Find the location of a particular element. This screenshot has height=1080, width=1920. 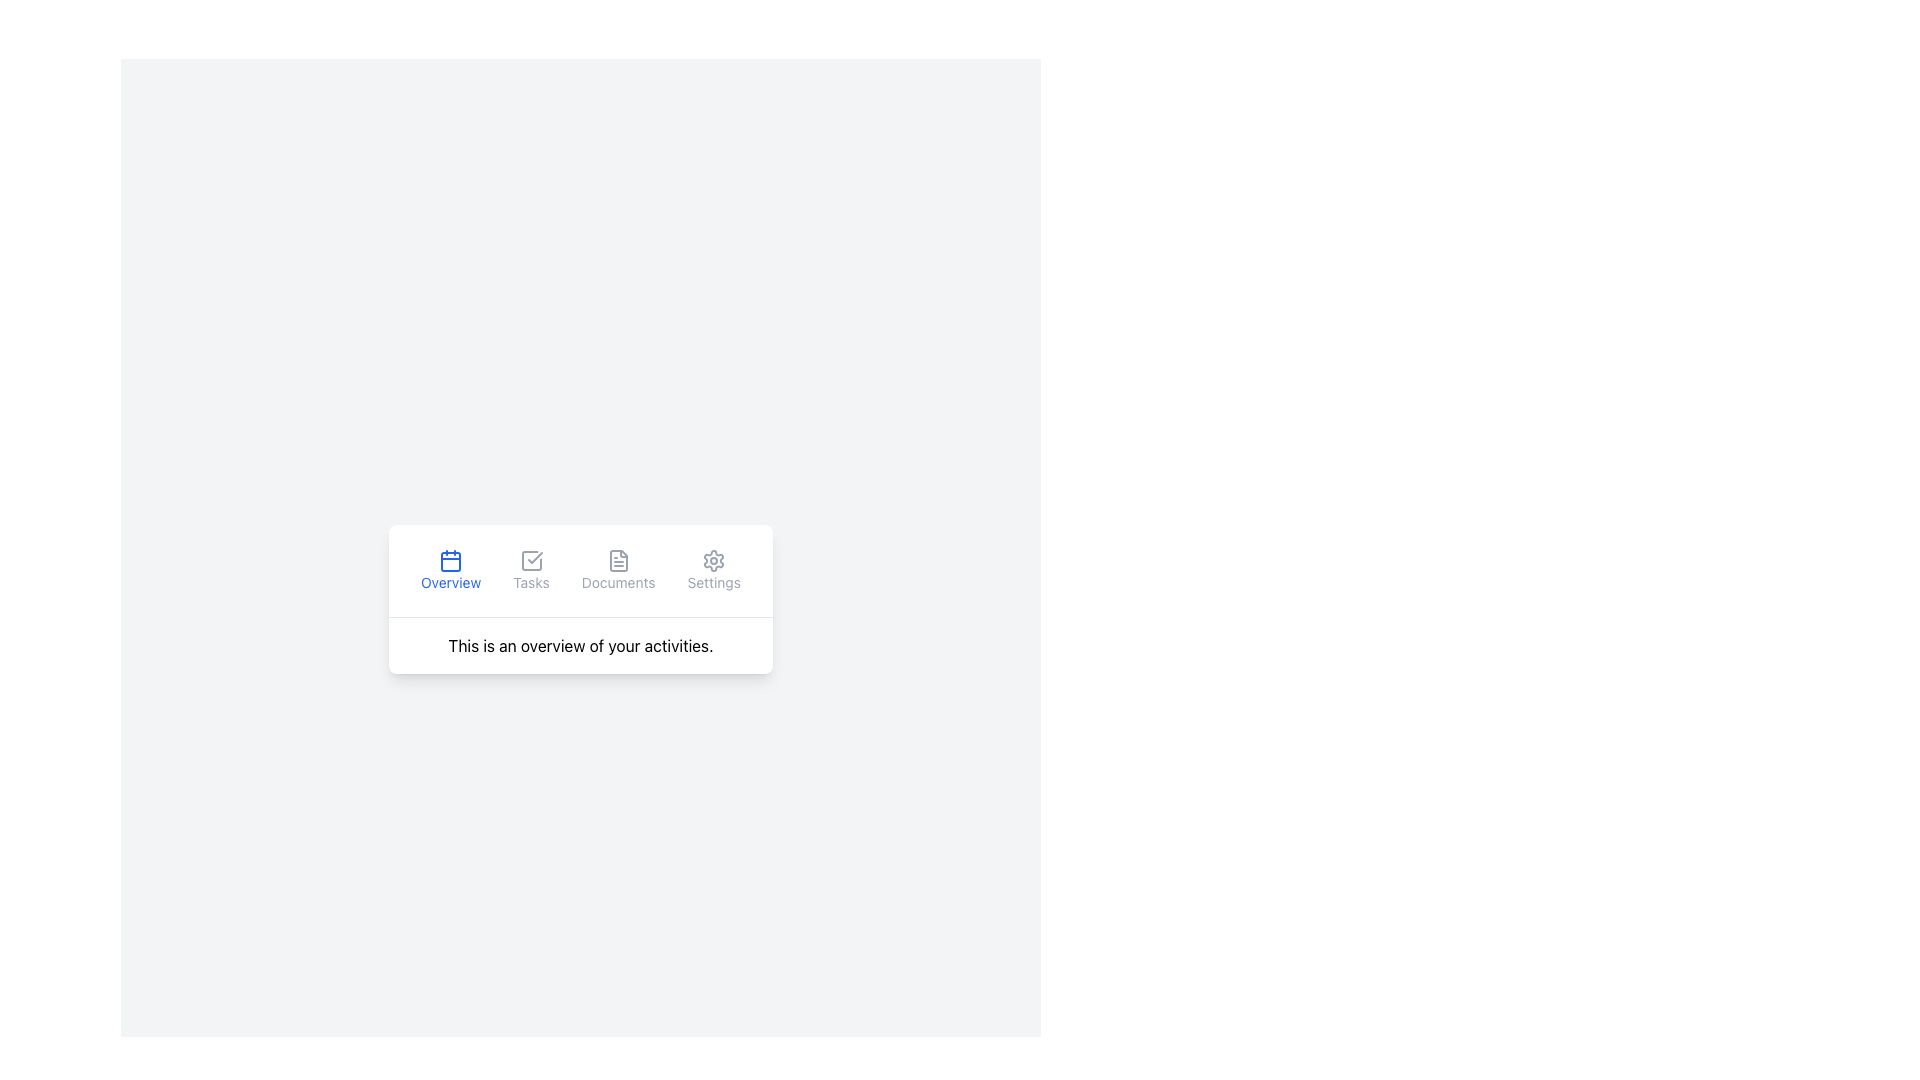

the square-shaped document icon located in the Documents tab section of the interface is located at coordinates (617, 560).